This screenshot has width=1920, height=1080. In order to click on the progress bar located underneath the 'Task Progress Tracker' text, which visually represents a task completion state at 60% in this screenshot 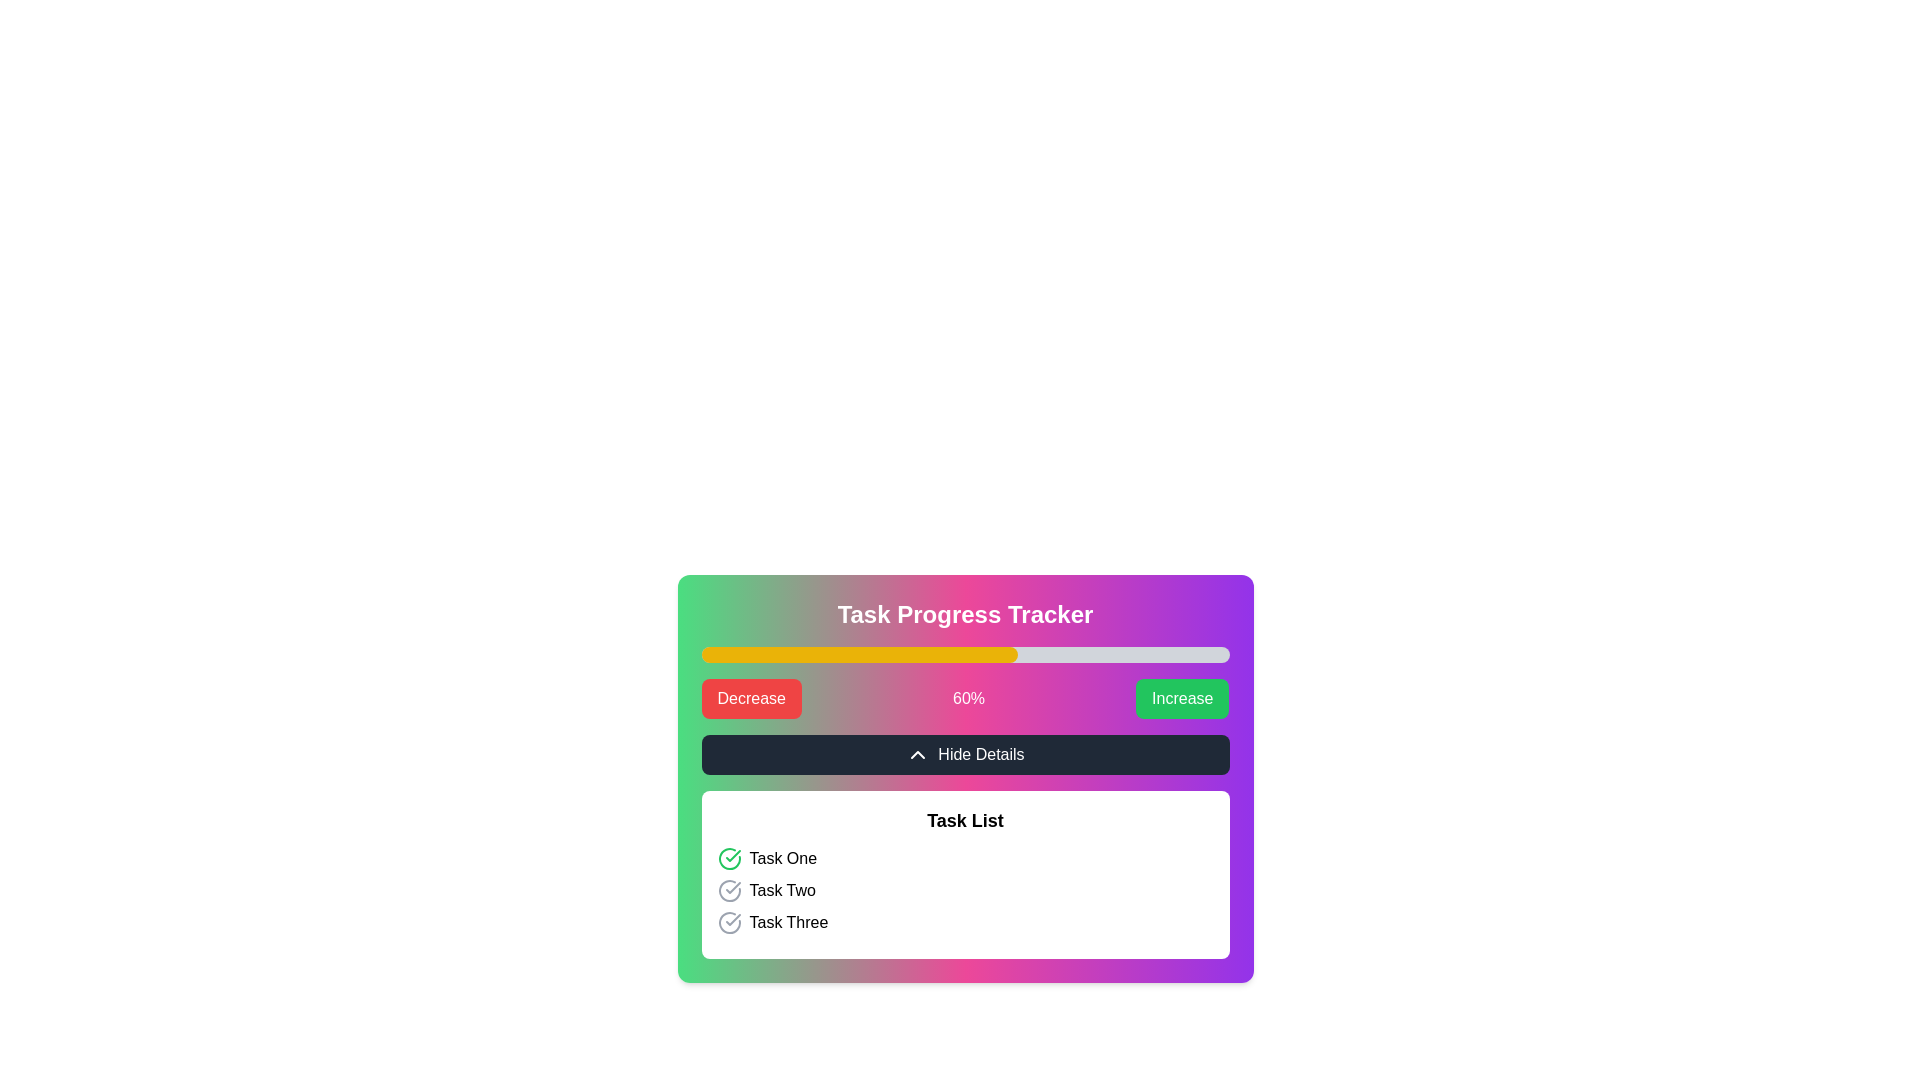, I will do `click(965, 655)`.